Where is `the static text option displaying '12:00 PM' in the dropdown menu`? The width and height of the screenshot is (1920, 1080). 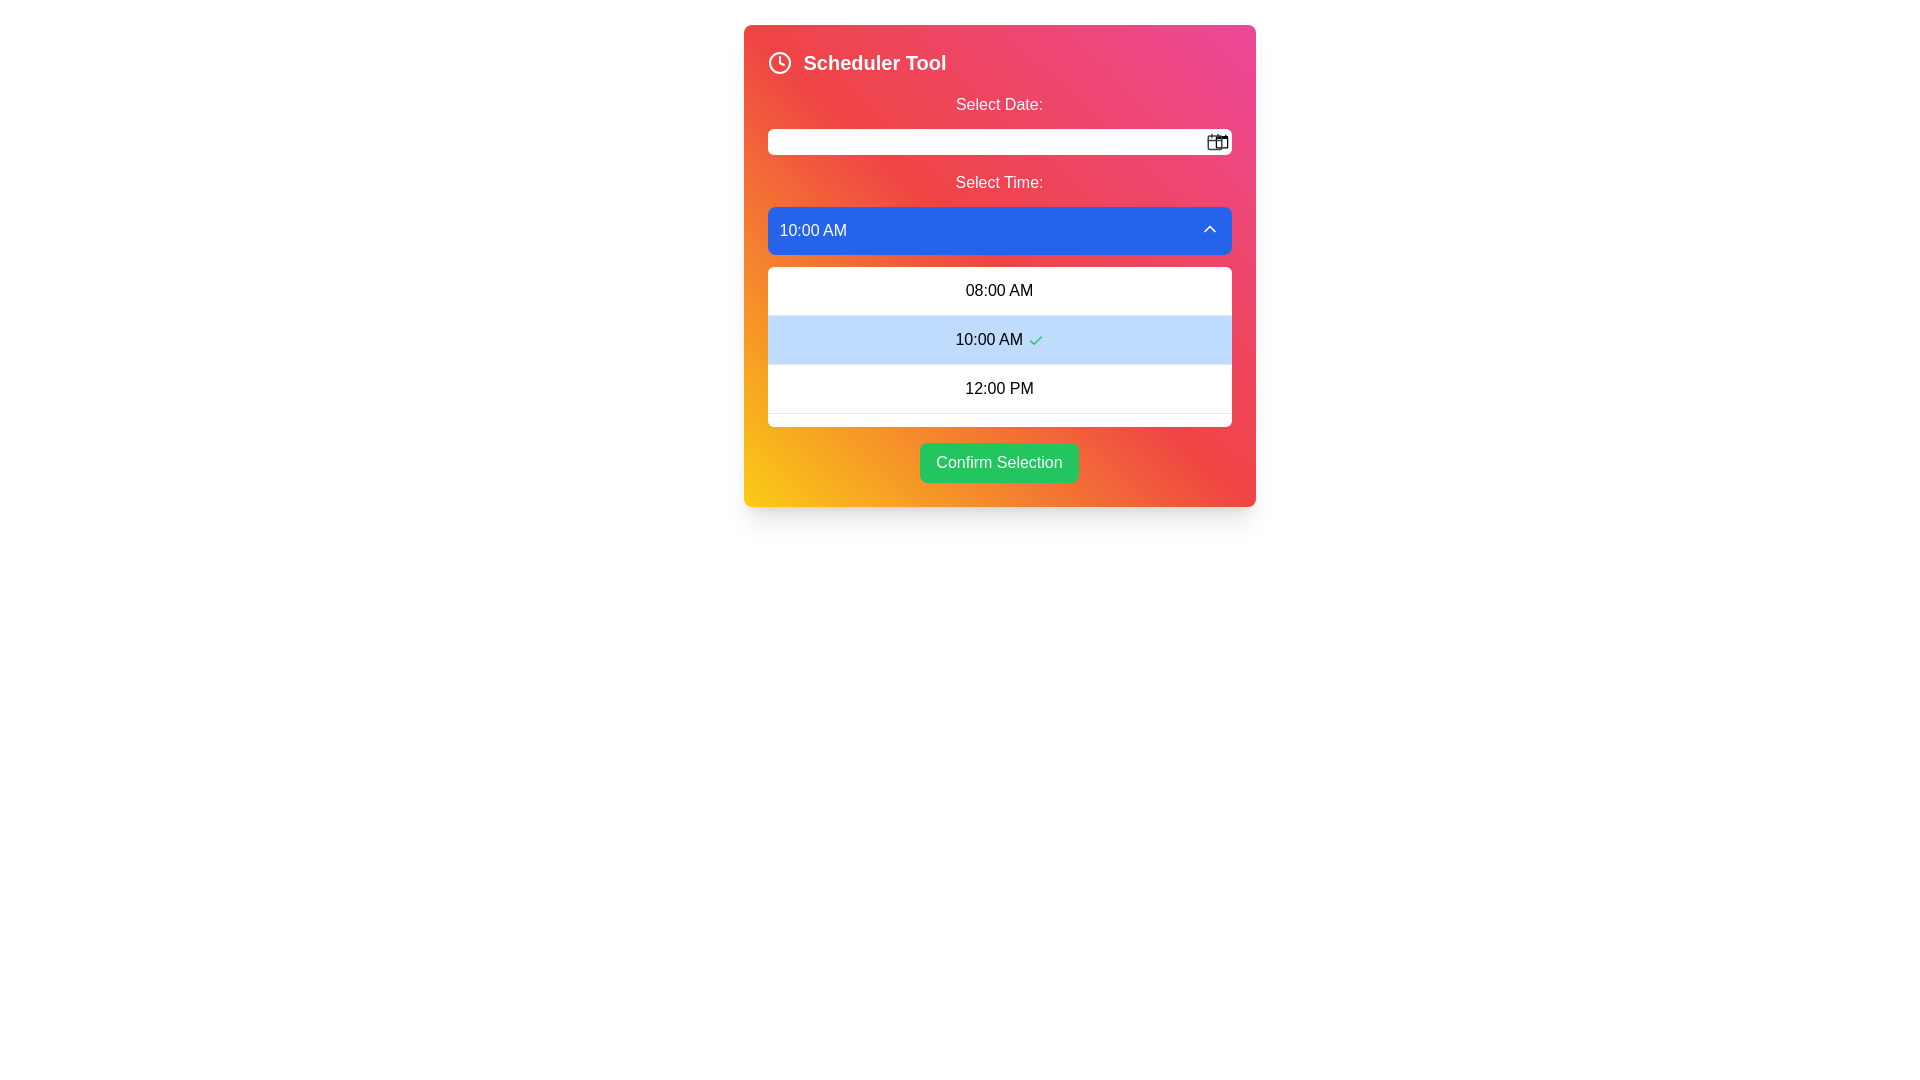 the static text option displaying '12:00 PM' in the dropdown menu is located at coordinates (999, 388).